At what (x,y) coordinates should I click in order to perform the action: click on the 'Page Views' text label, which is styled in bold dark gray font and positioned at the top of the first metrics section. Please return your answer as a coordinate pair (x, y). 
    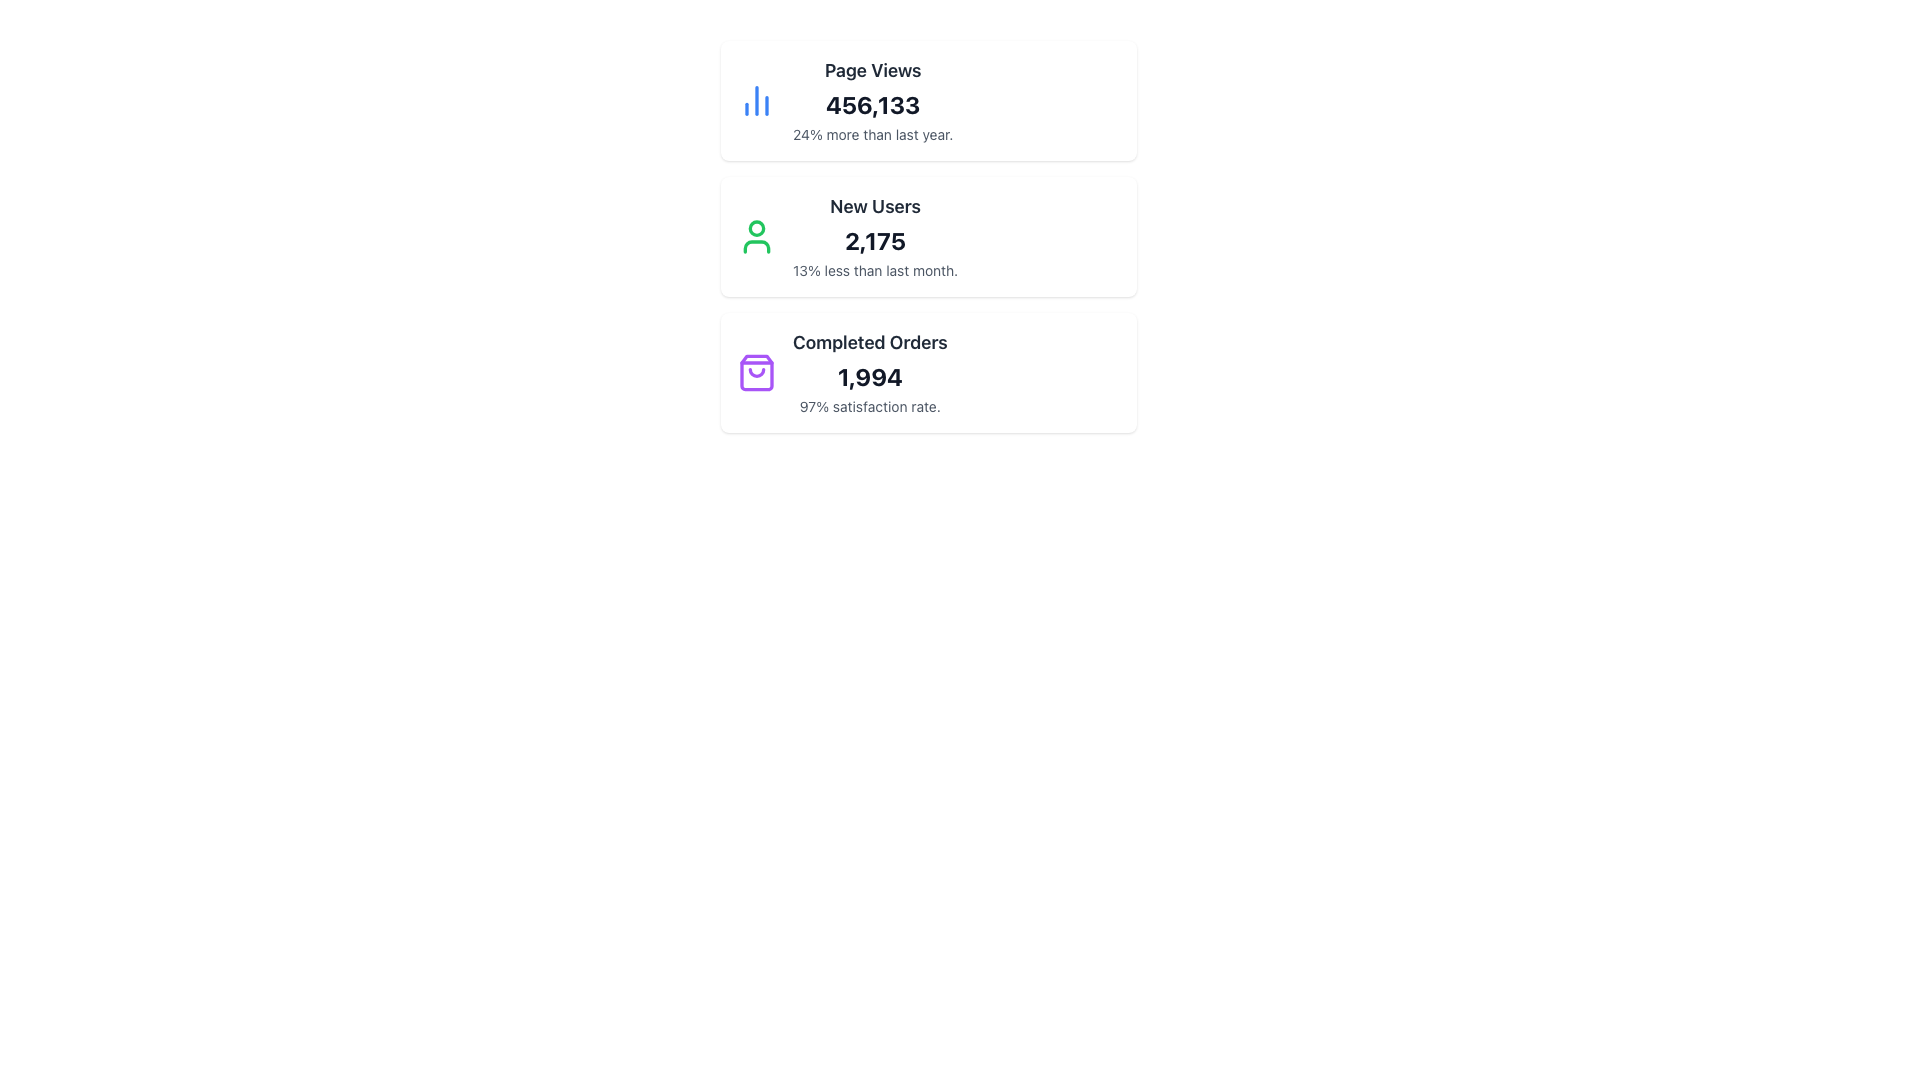
    Looking at the image, I should click on (873, 69).